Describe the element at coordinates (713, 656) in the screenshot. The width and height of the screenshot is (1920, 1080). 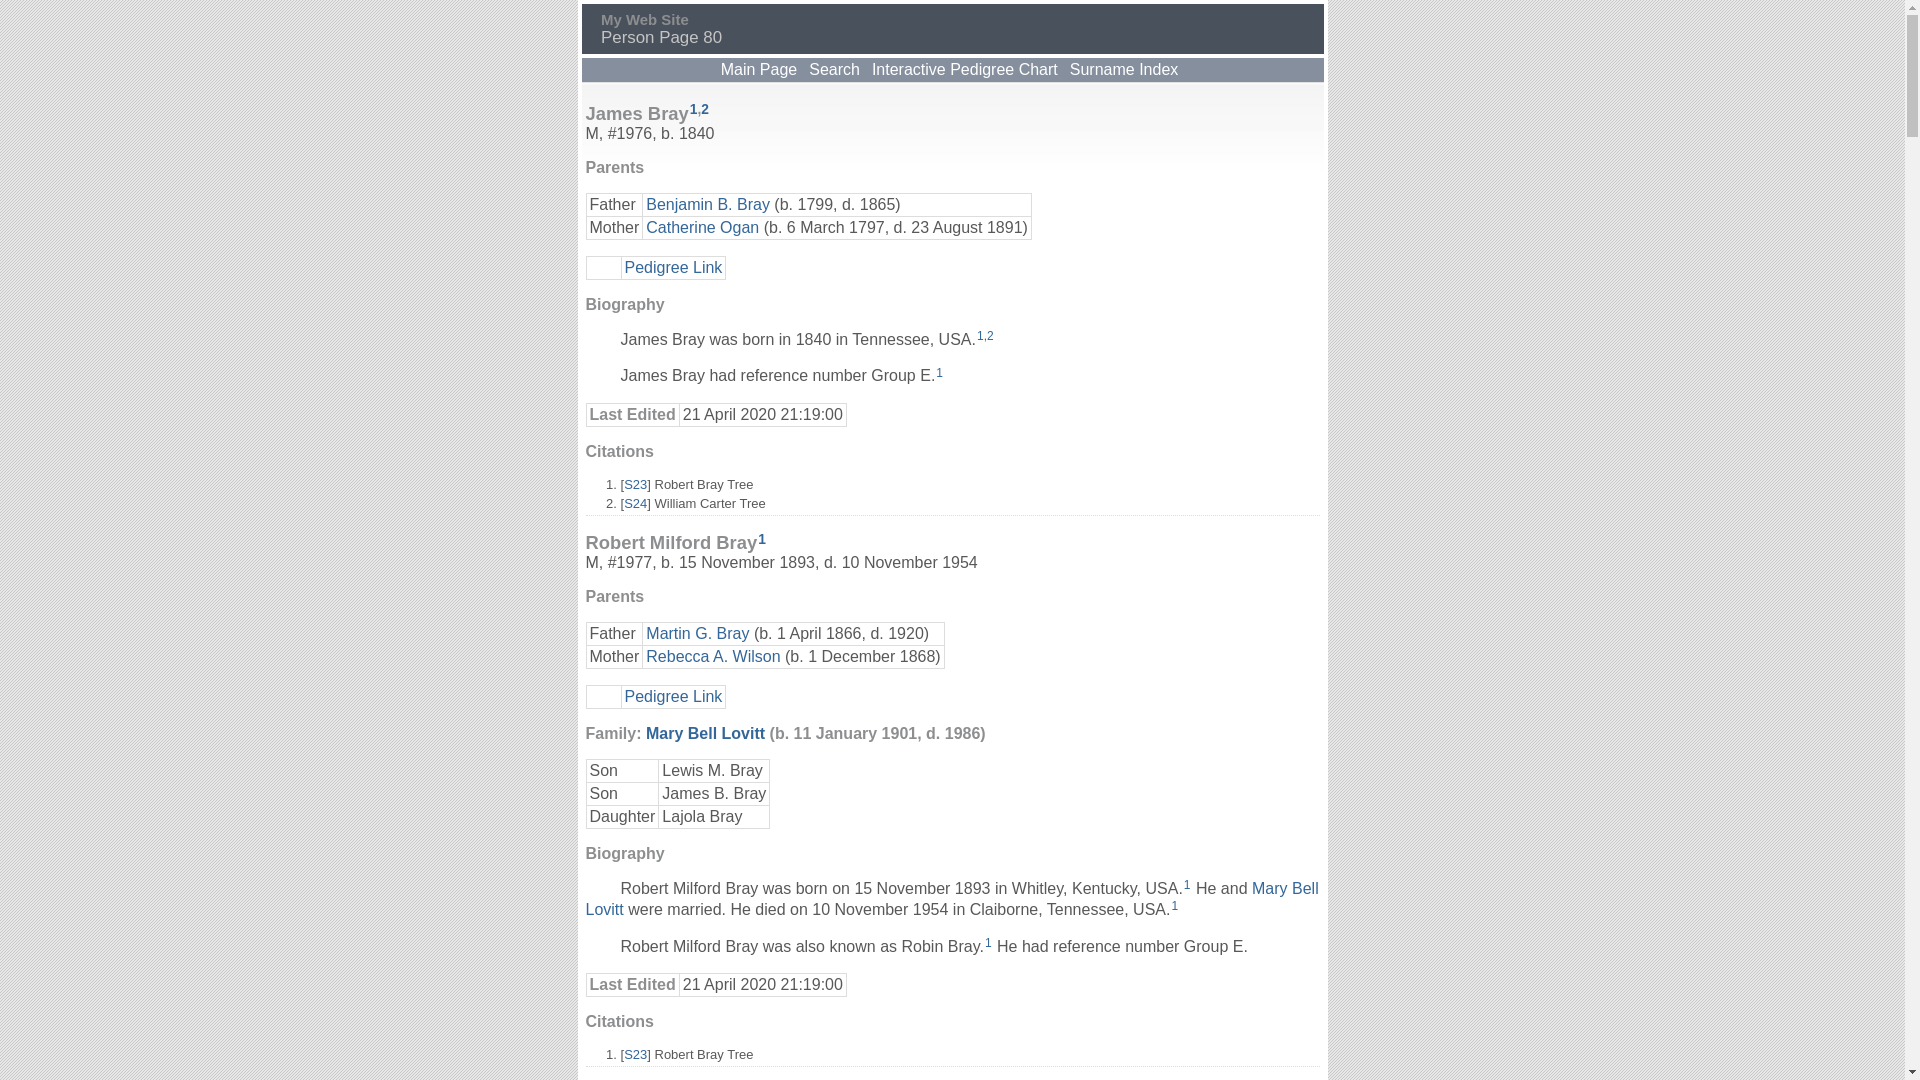
I see `'Rebecca A. Wilson'` at that location.